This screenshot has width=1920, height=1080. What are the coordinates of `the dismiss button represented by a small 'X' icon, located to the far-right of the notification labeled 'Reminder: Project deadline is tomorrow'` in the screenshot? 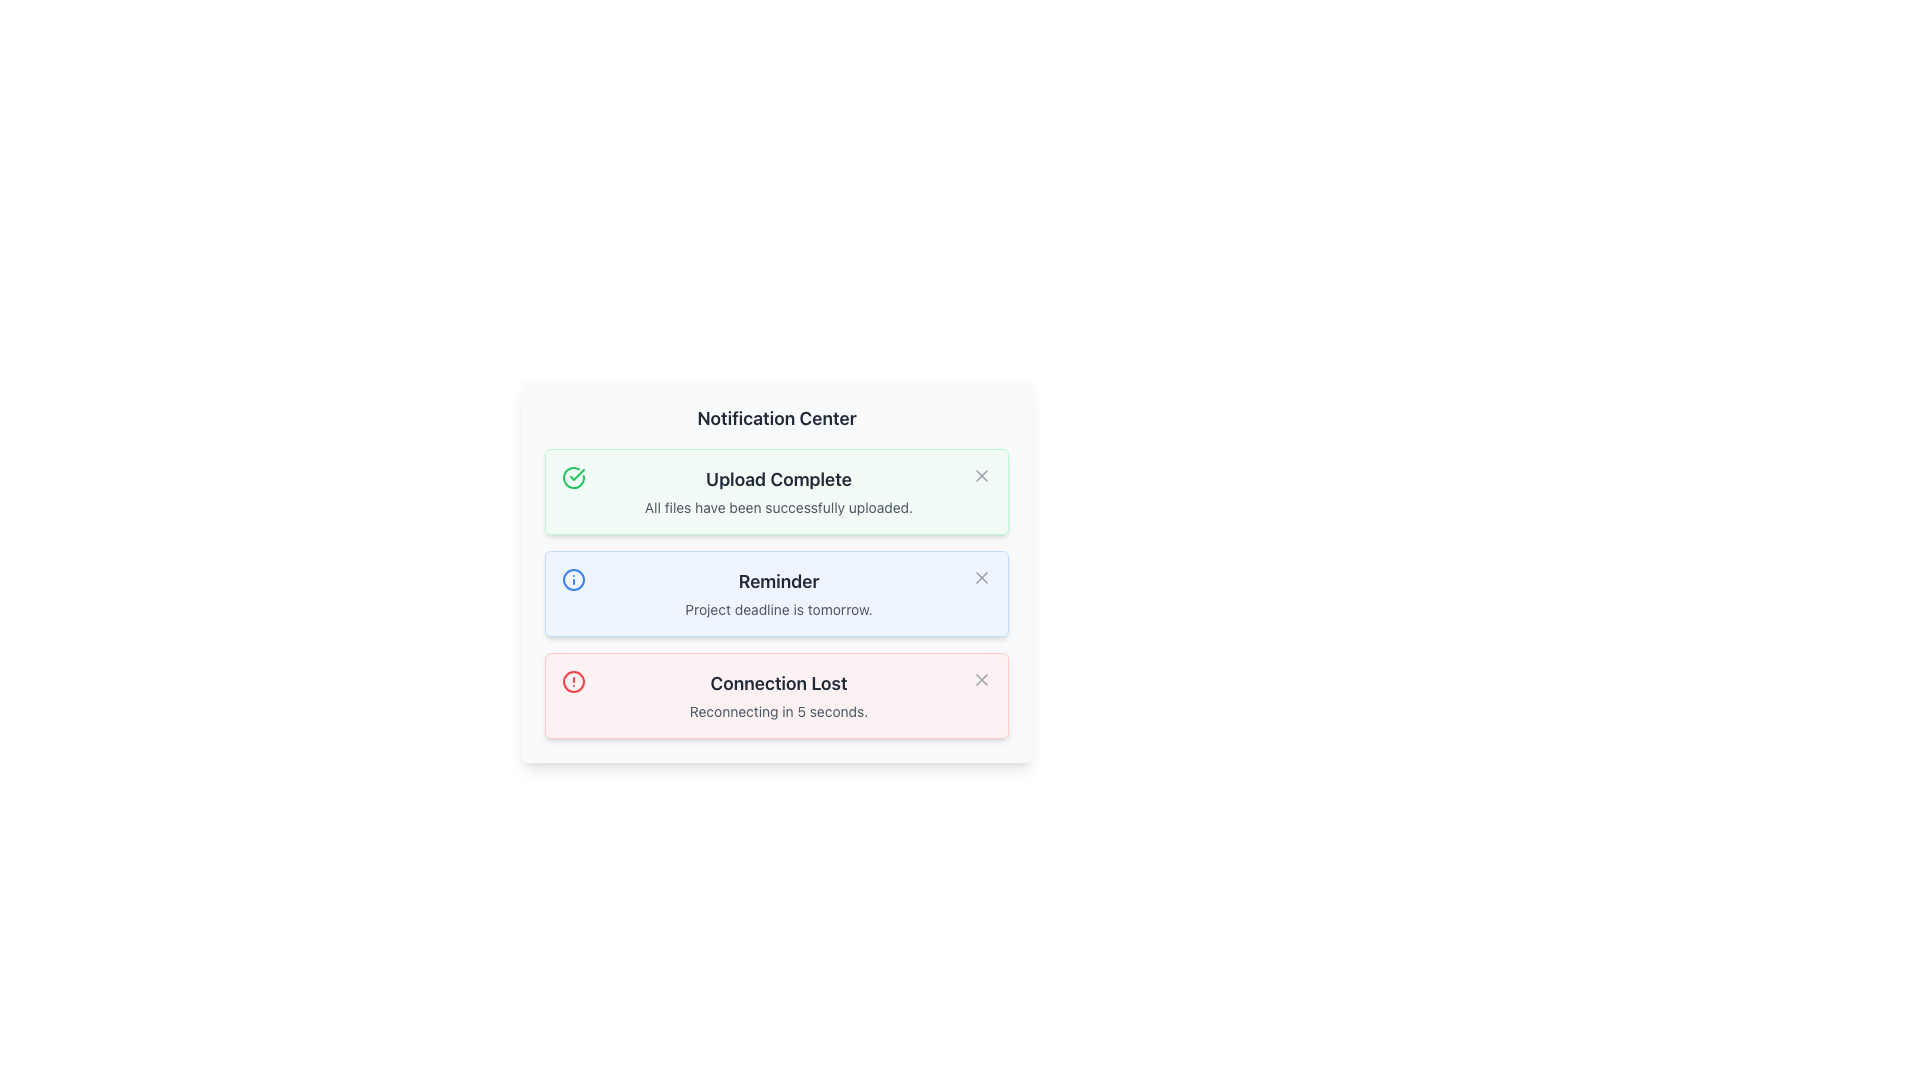 It's located at (975, 578).